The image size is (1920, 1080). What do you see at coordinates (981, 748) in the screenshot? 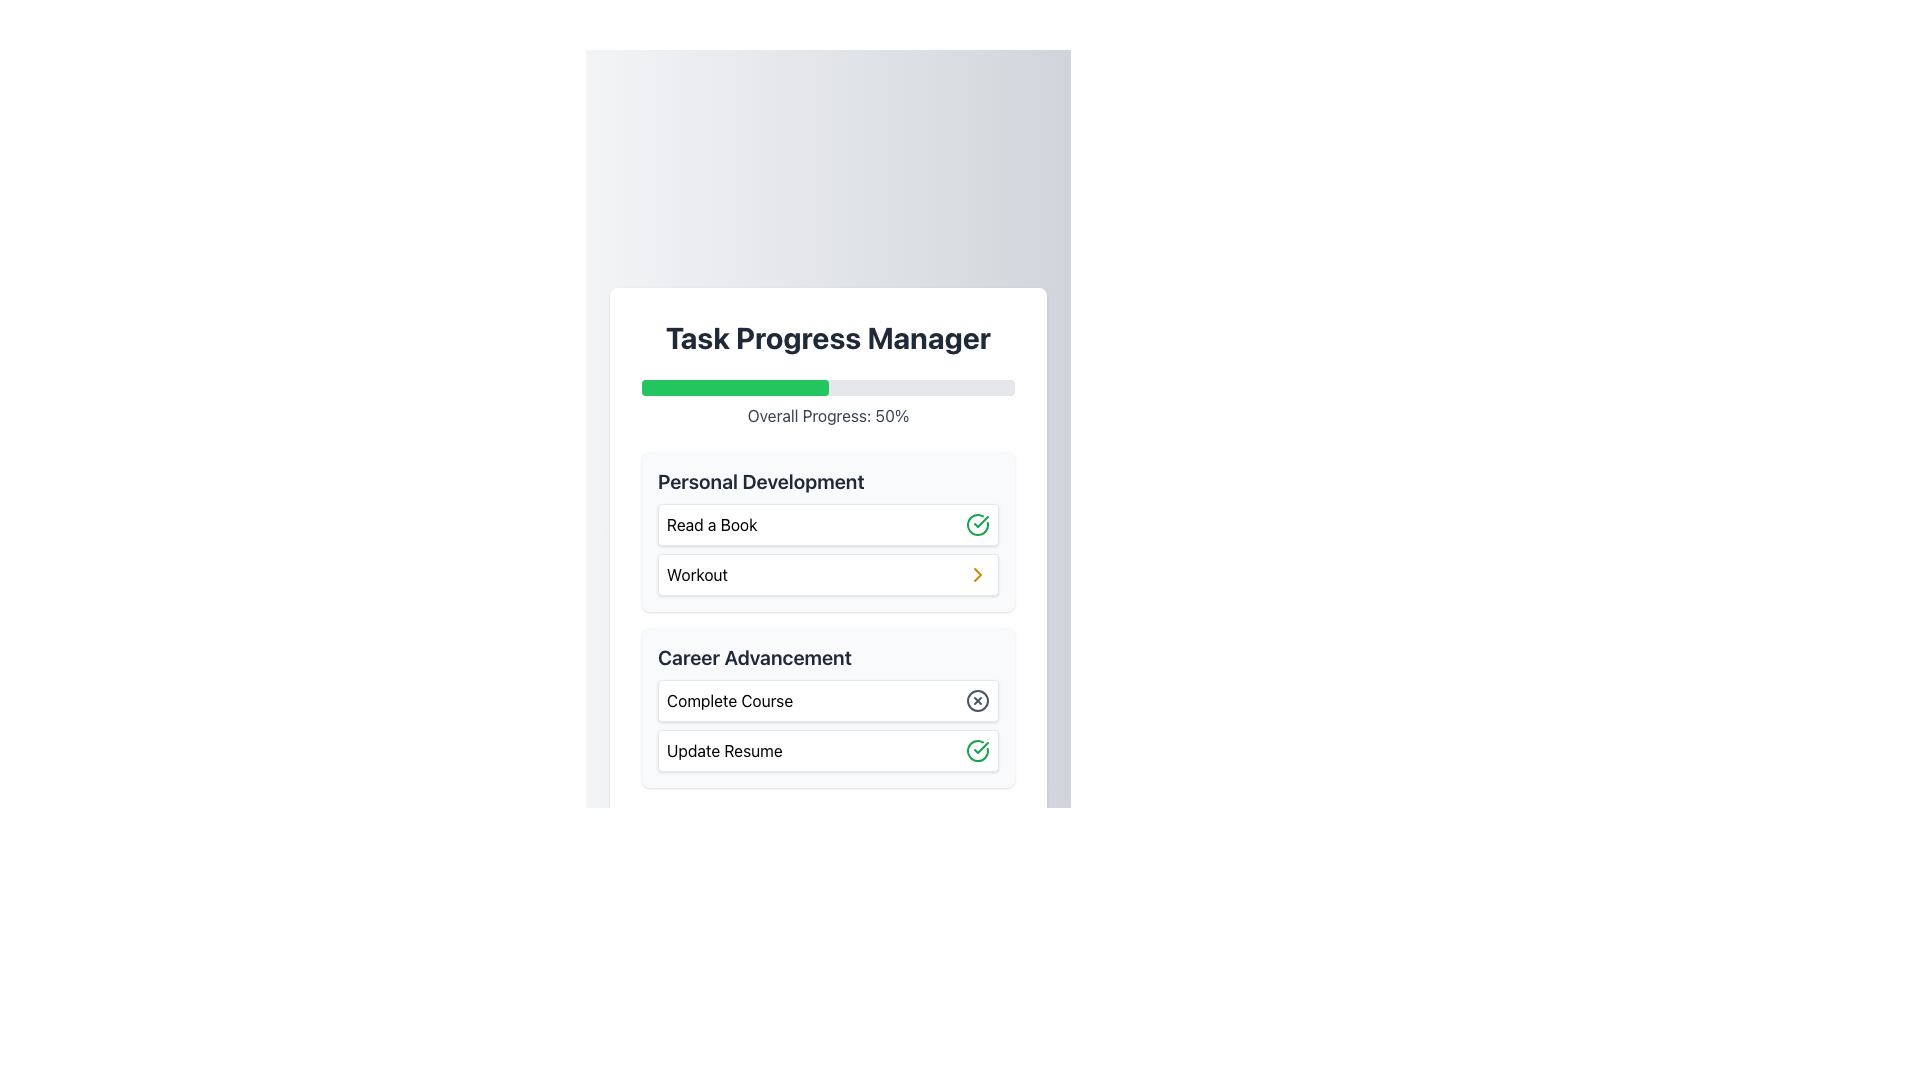
I see `the checkmark icon indicating the completion status of the 'Read a Book' task in the 'Personal Development' section` at bounding box center [981, 748].